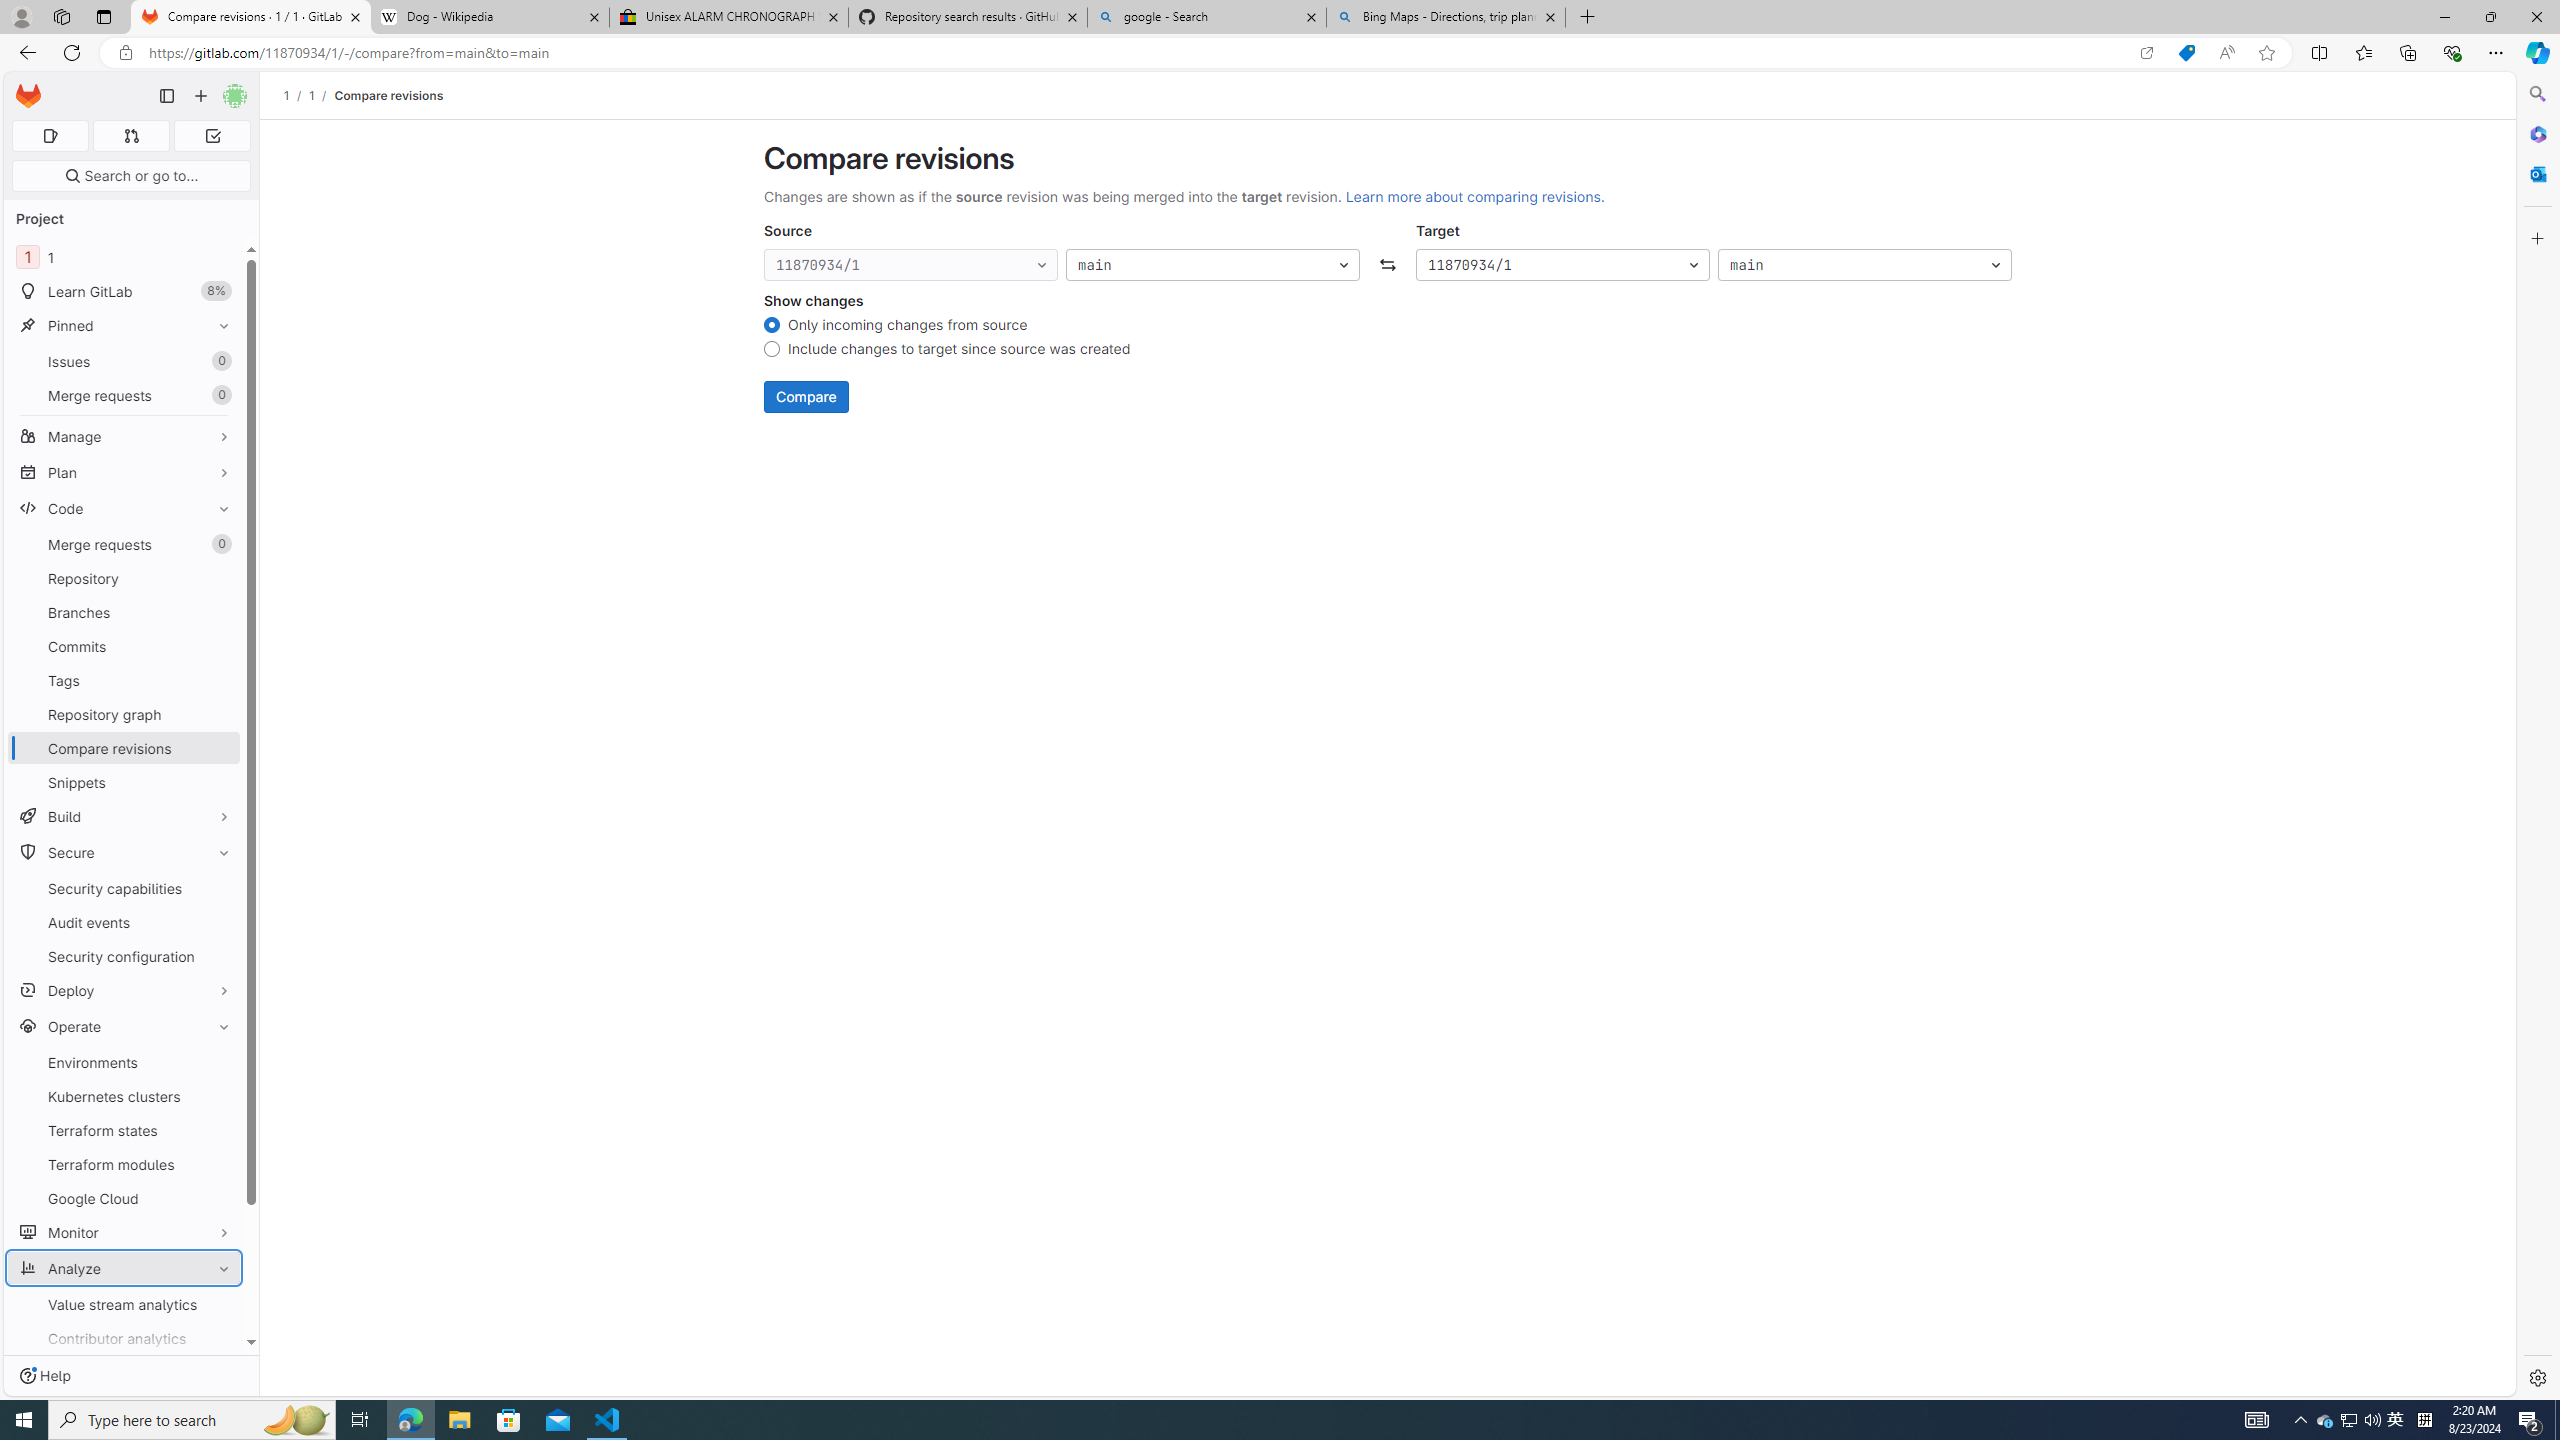 This screenshot has width=2560, height=1440. Describe the element at coordinates (220, 360) in the screenshot. I see `'Unpin Issues'` at that location.